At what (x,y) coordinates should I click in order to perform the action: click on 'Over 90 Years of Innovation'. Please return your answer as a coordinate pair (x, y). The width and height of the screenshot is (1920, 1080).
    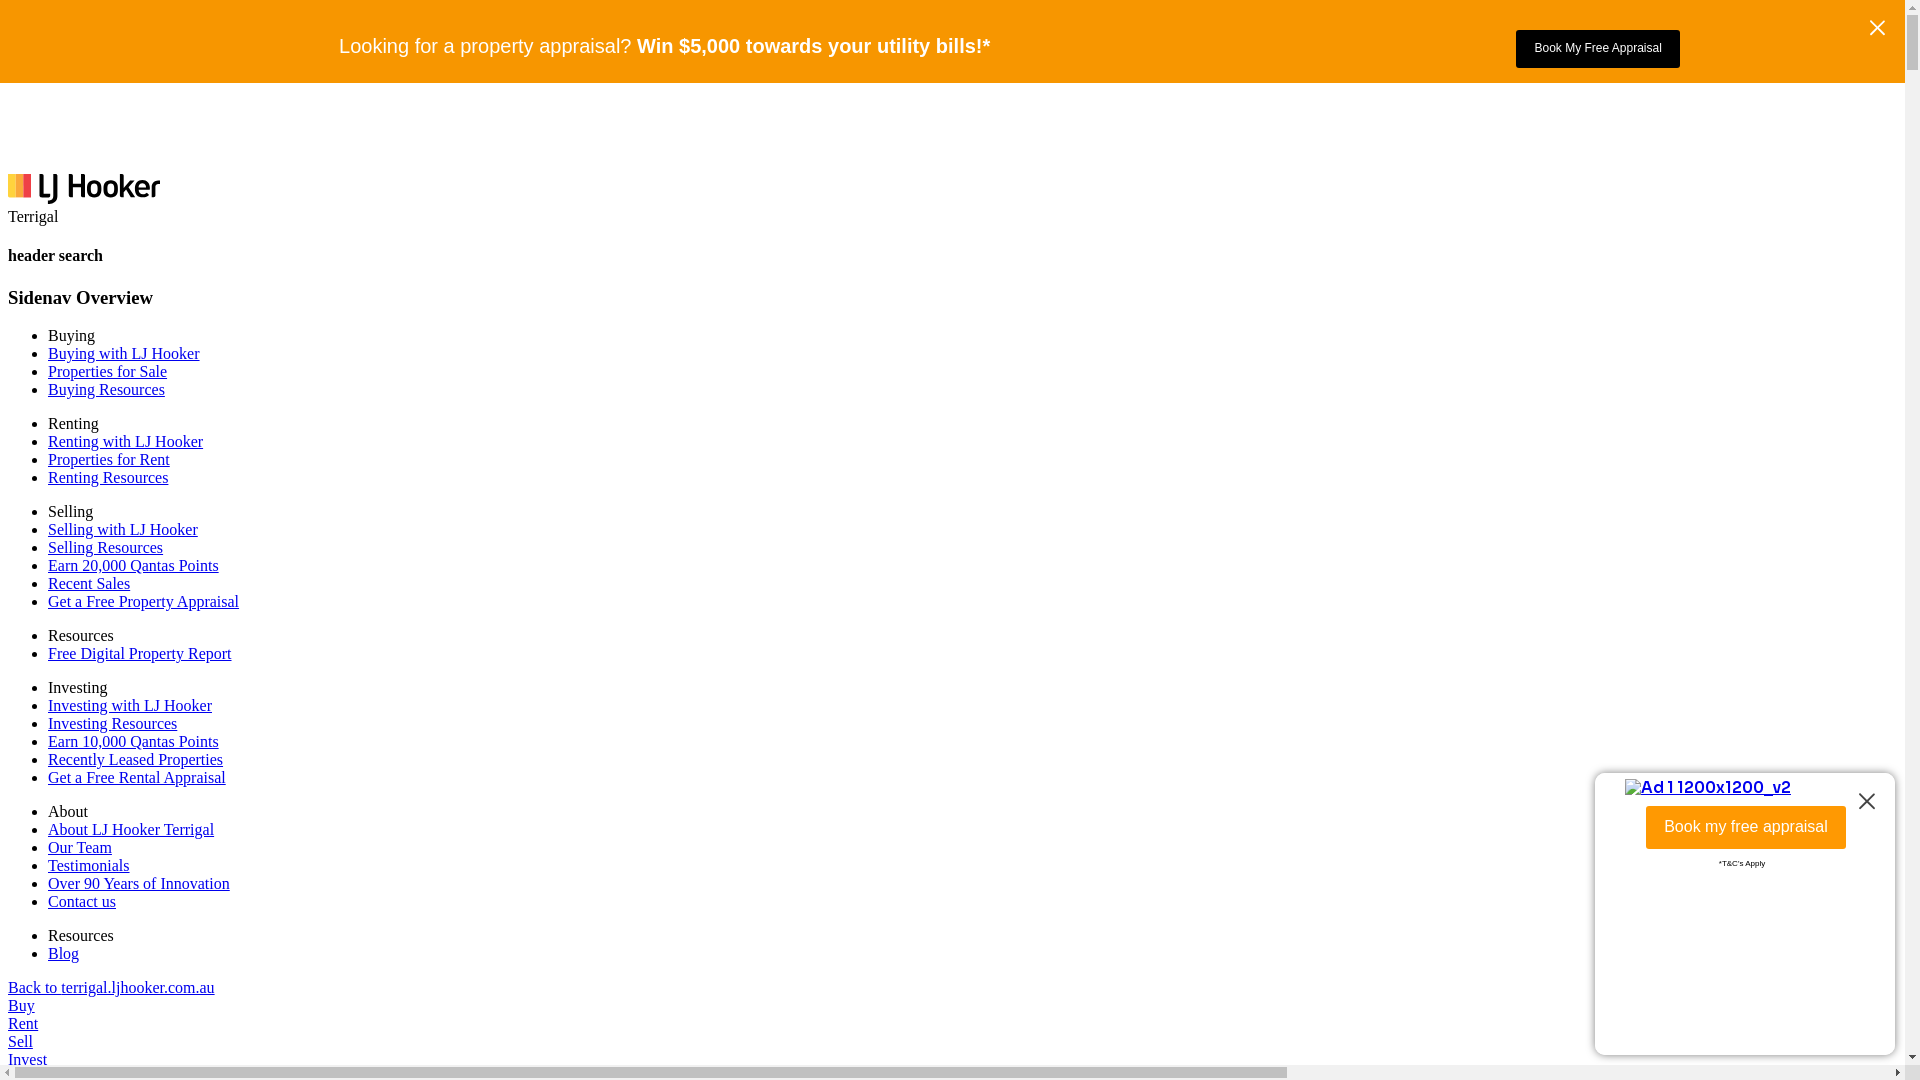
    Looking at the image, I should click on (138, 882).